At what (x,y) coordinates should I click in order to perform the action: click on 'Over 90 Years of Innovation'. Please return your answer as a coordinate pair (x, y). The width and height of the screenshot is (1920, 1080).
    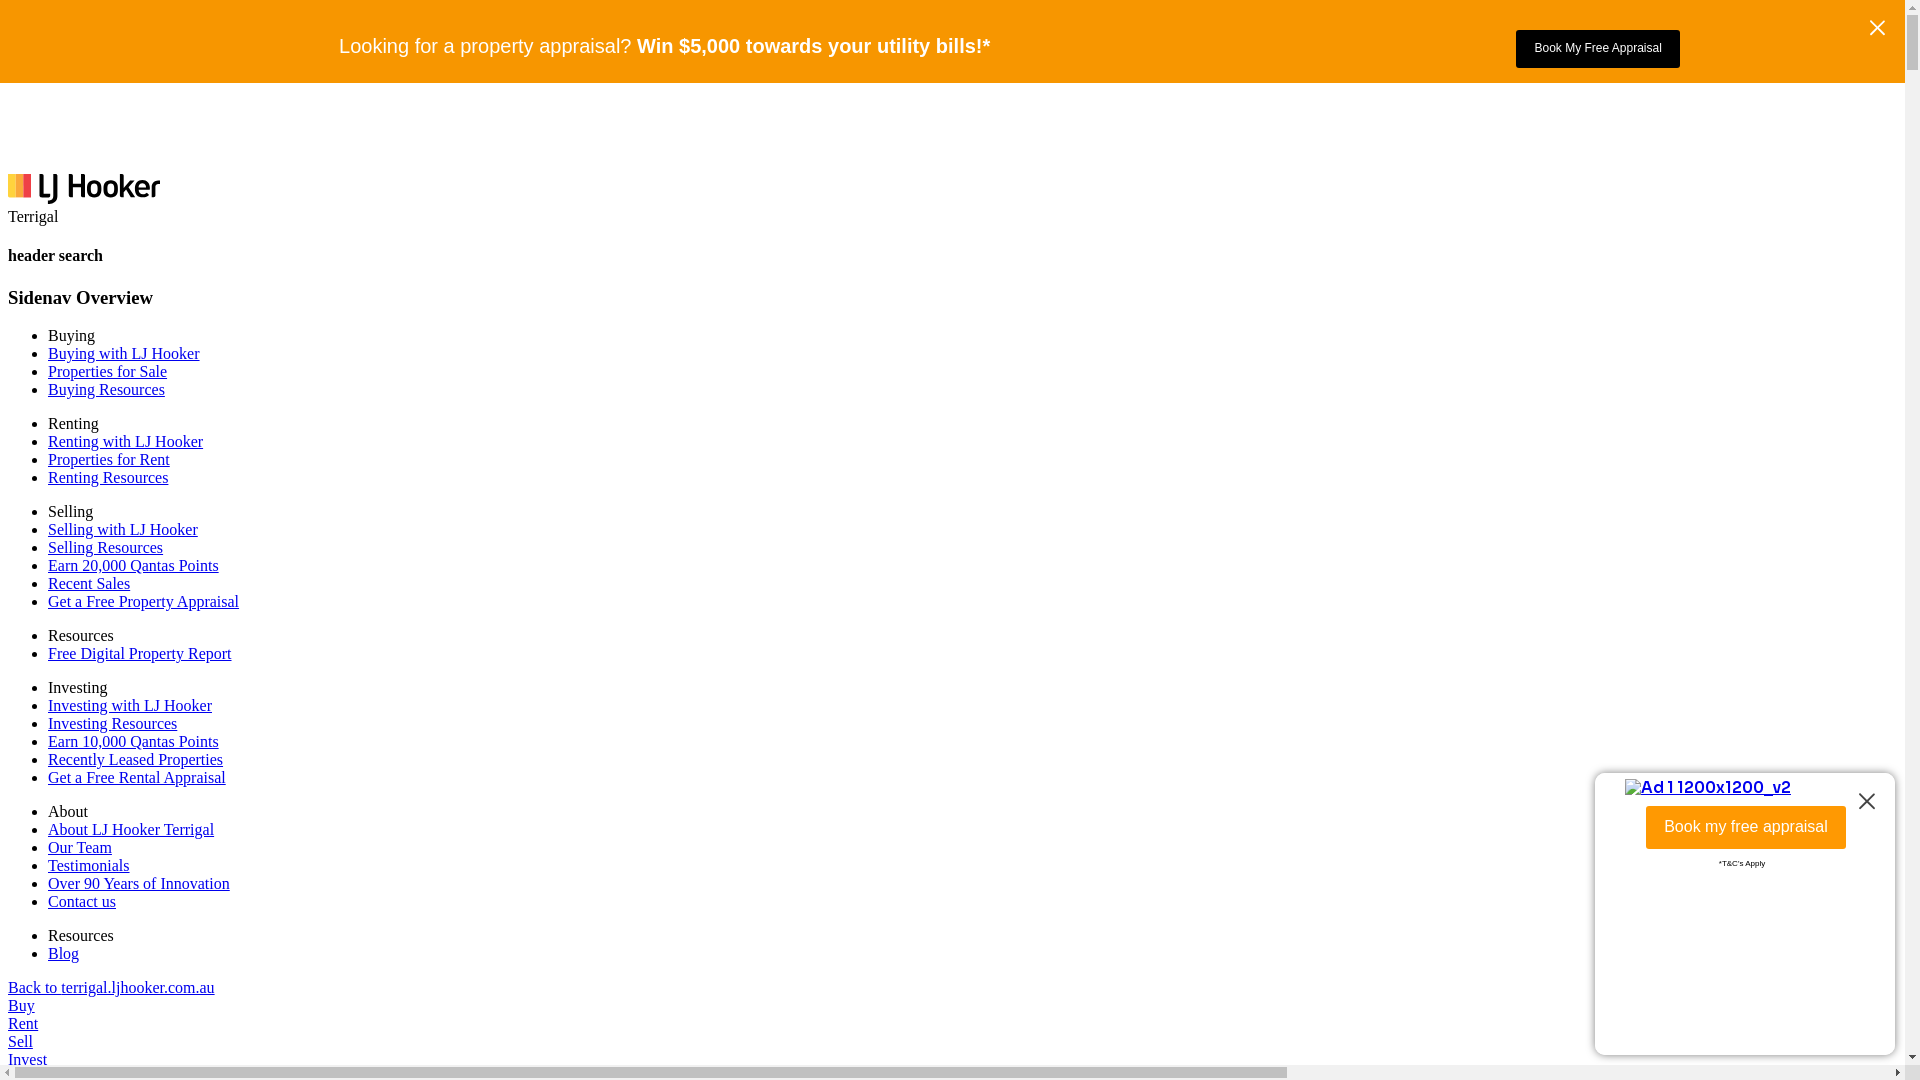
    Looking at the image, I should click on (138, 882).